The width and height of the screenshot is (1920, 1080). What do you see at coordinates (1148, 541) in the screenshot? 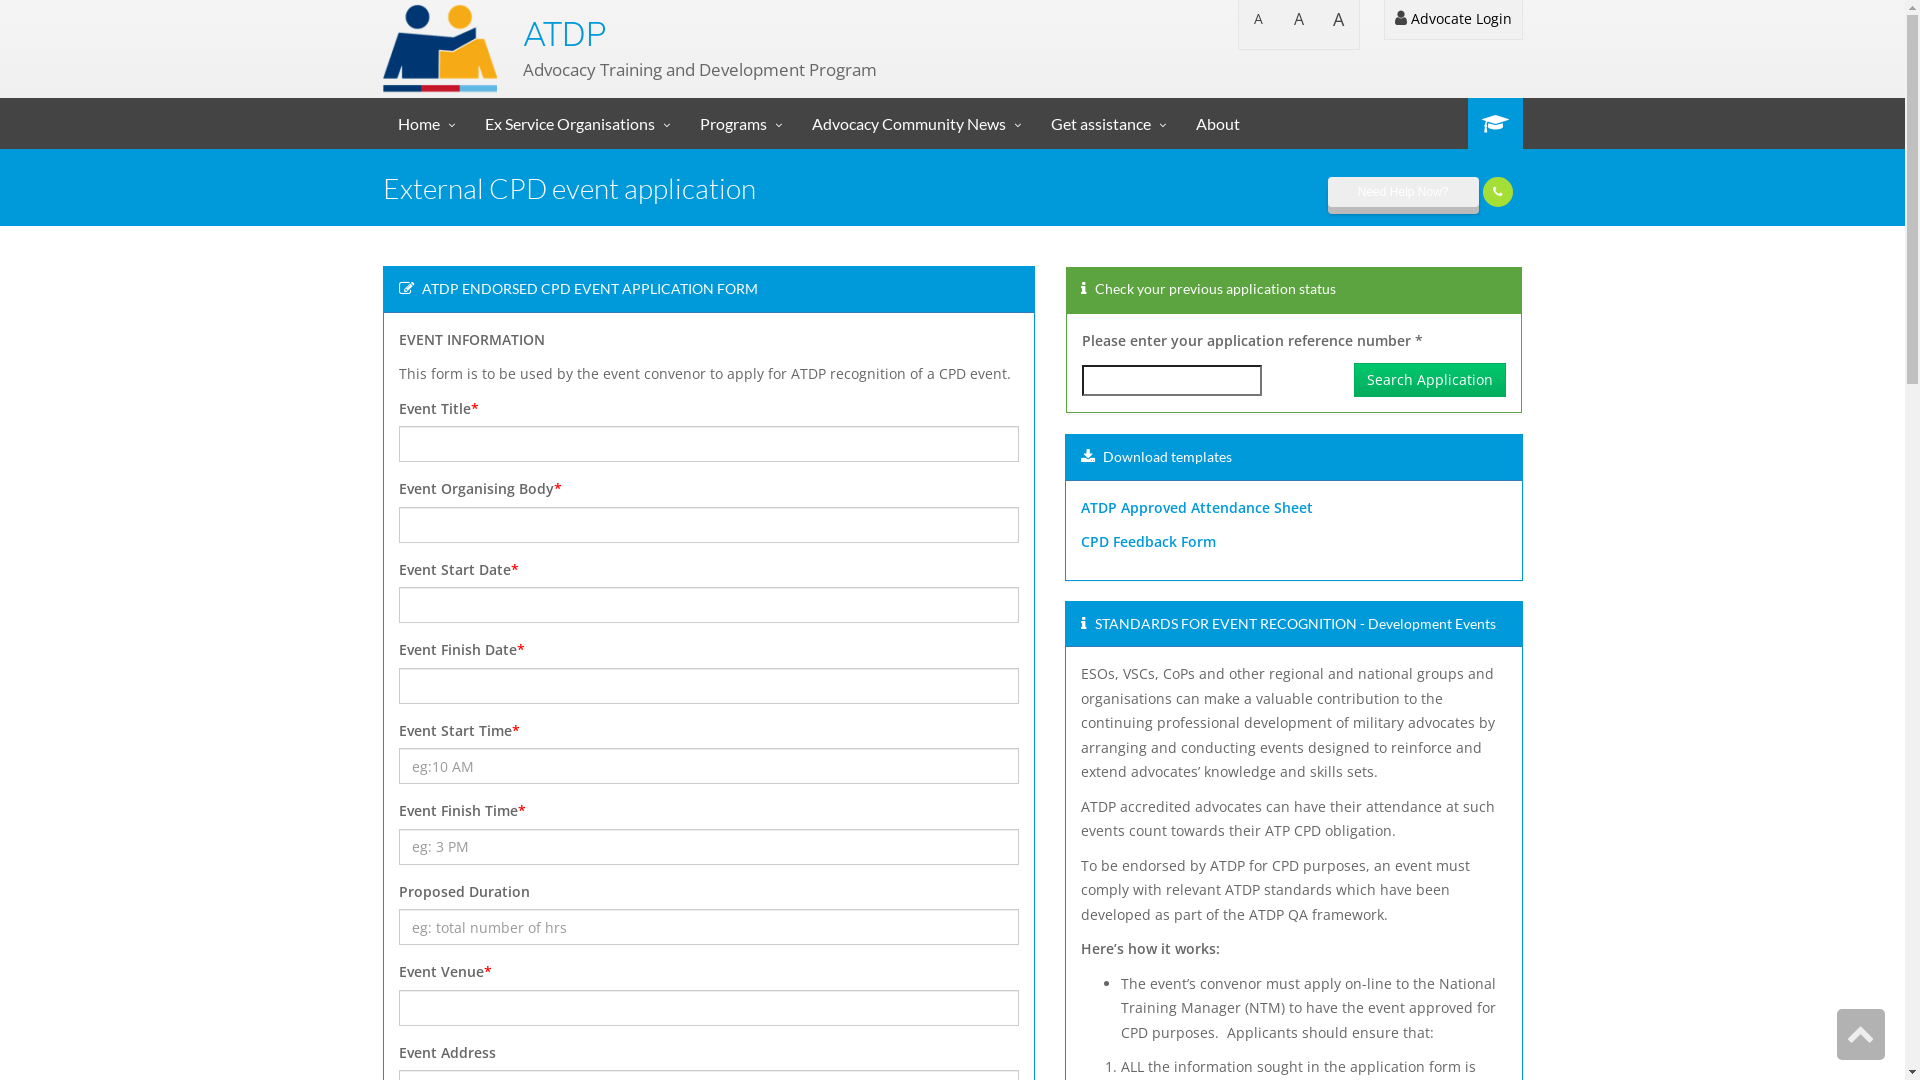
I see `'CPD Feedback Form'` at bounding box center [1148, 541].